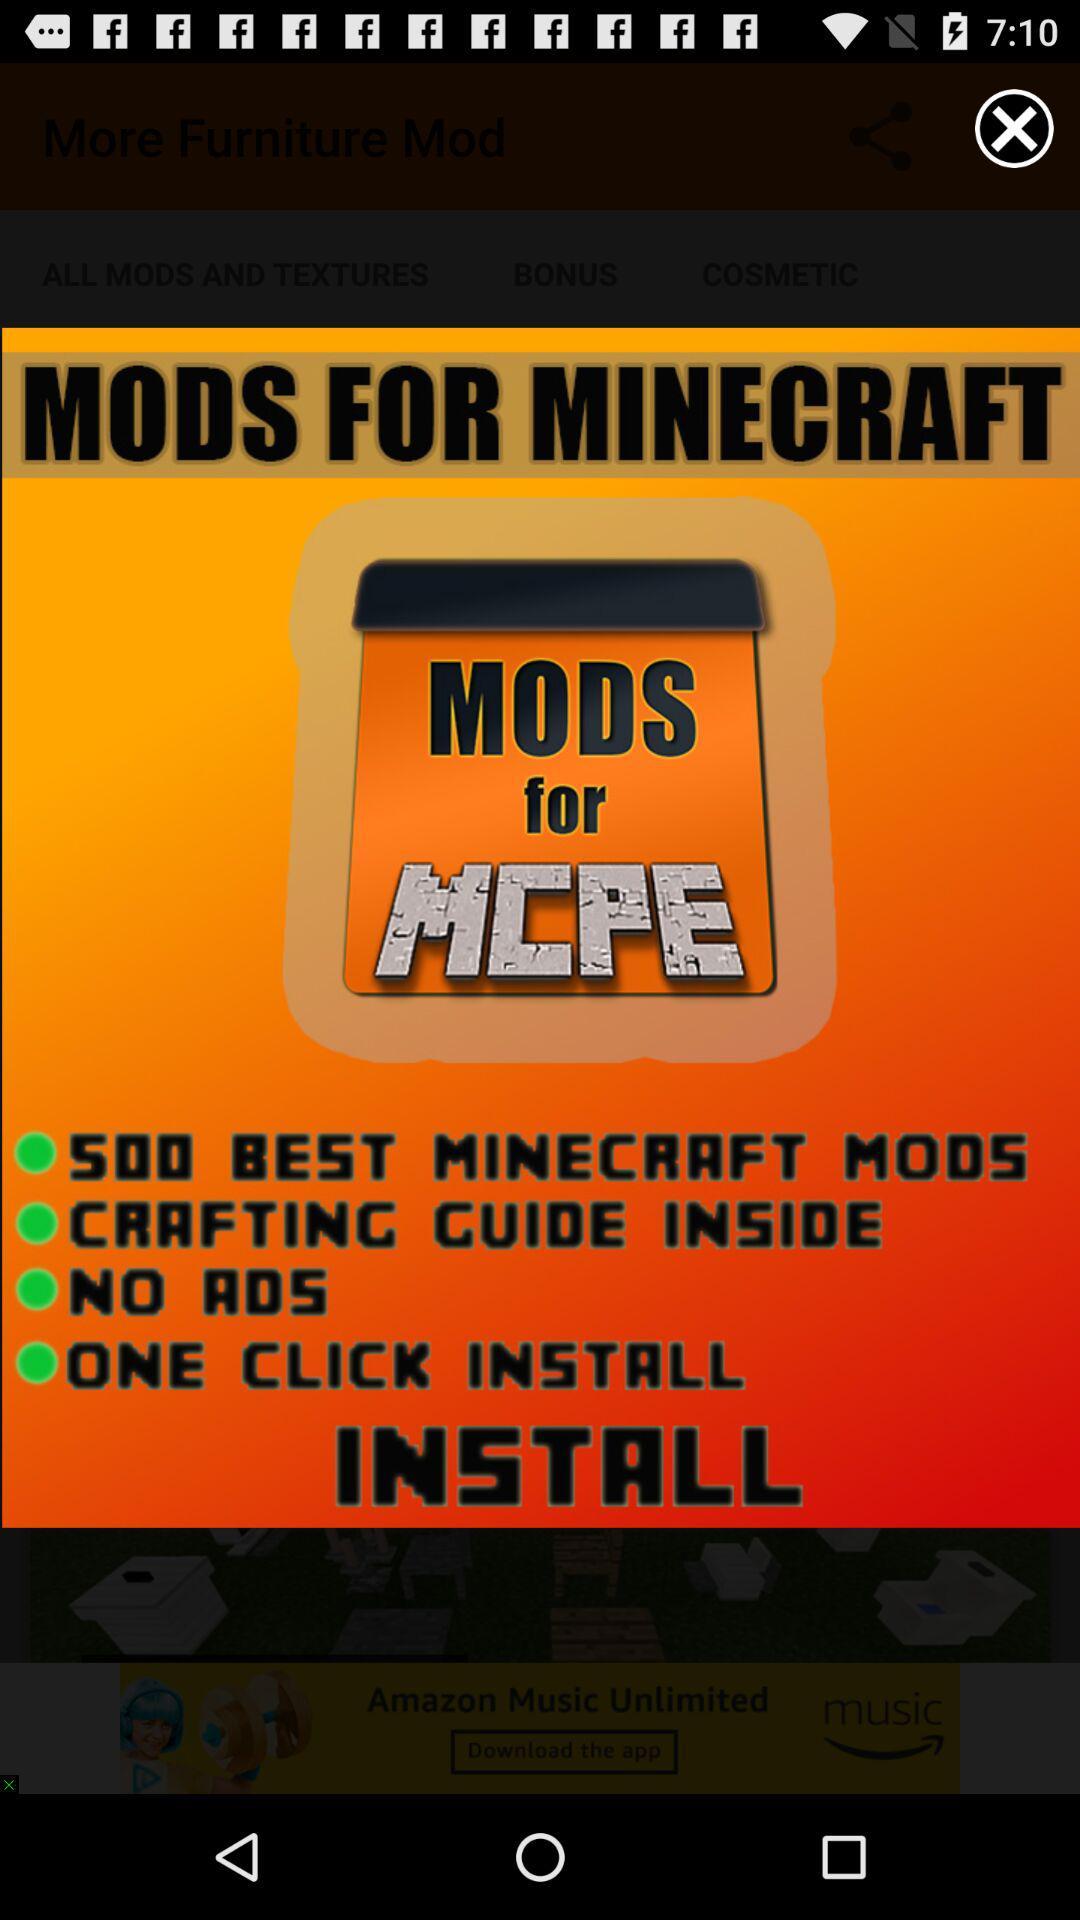 This screenshot has height=1920, width=1080. Describe the element at coordinates (1014, 136) in the screenshot. I see `the close icon` at that location.